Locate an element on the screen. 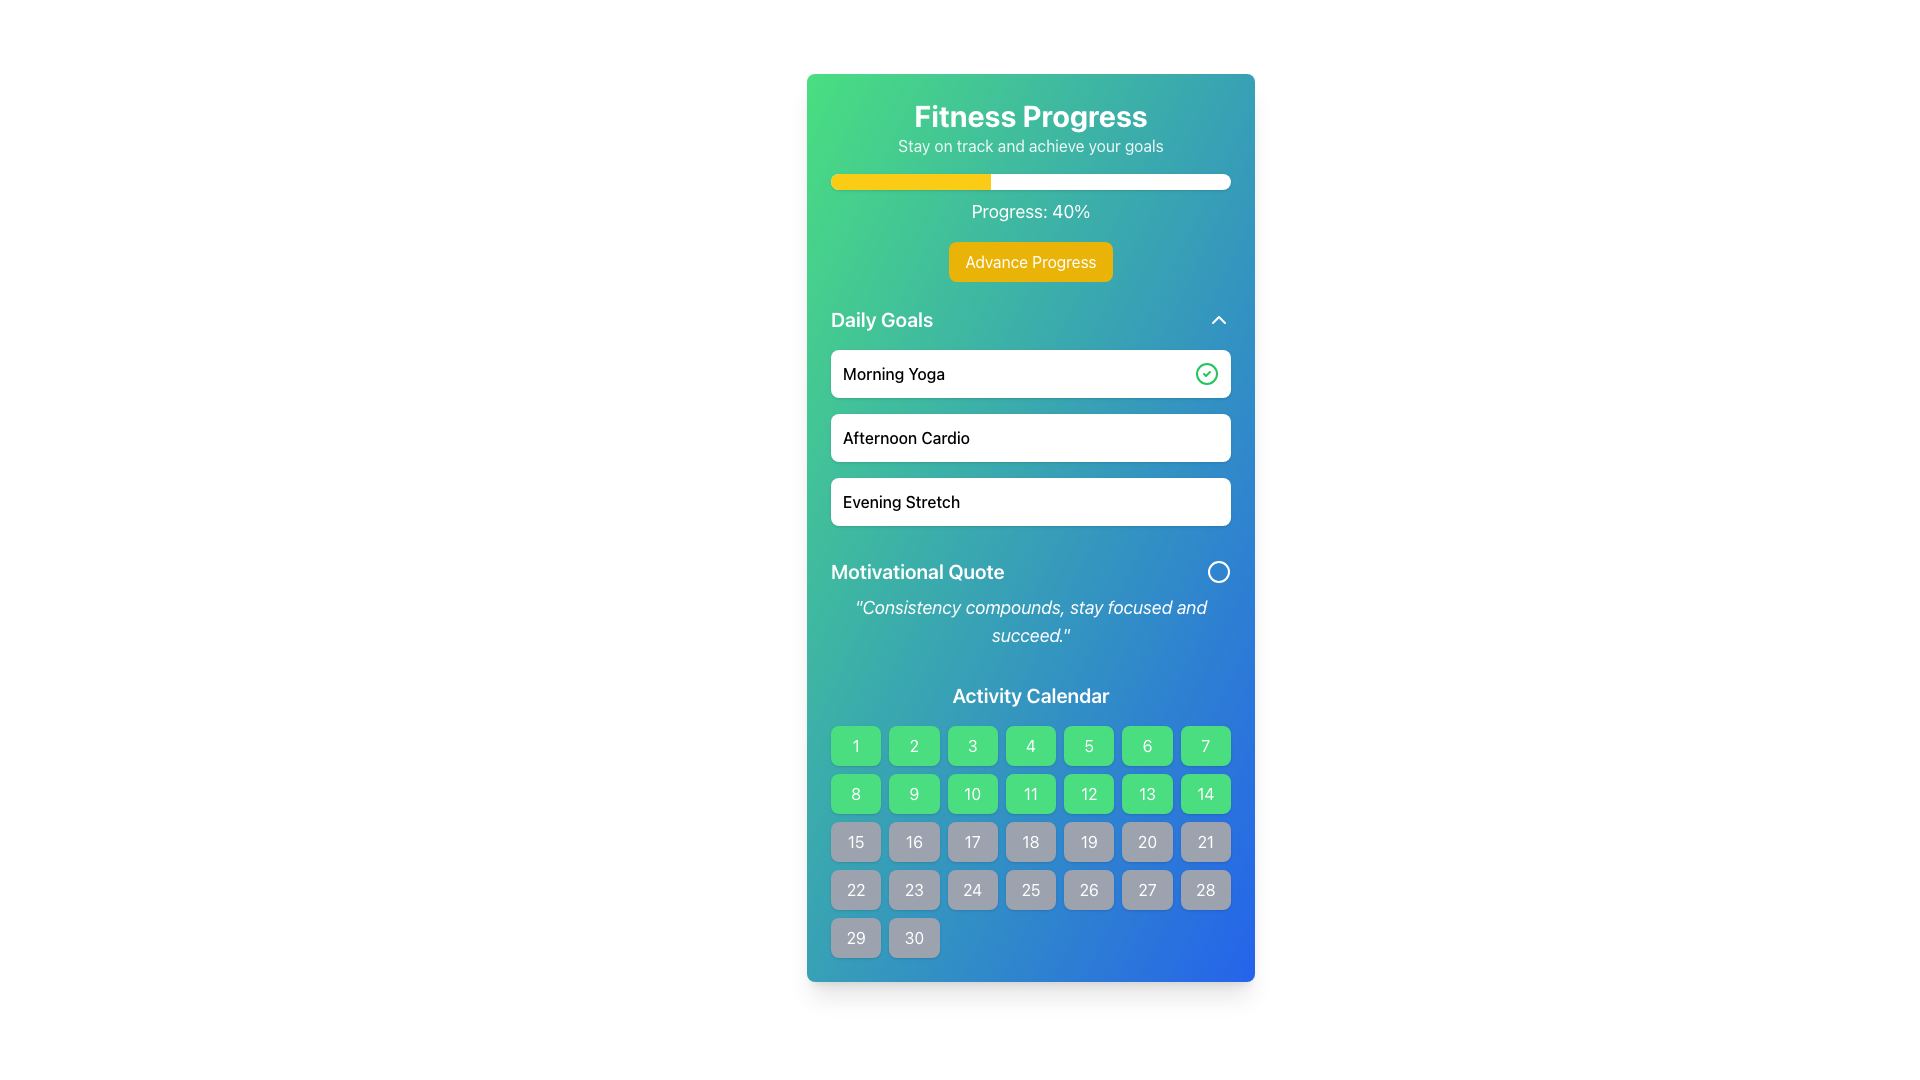  the square-shaped green button labeled '1' is located at coordinates (856, 745).